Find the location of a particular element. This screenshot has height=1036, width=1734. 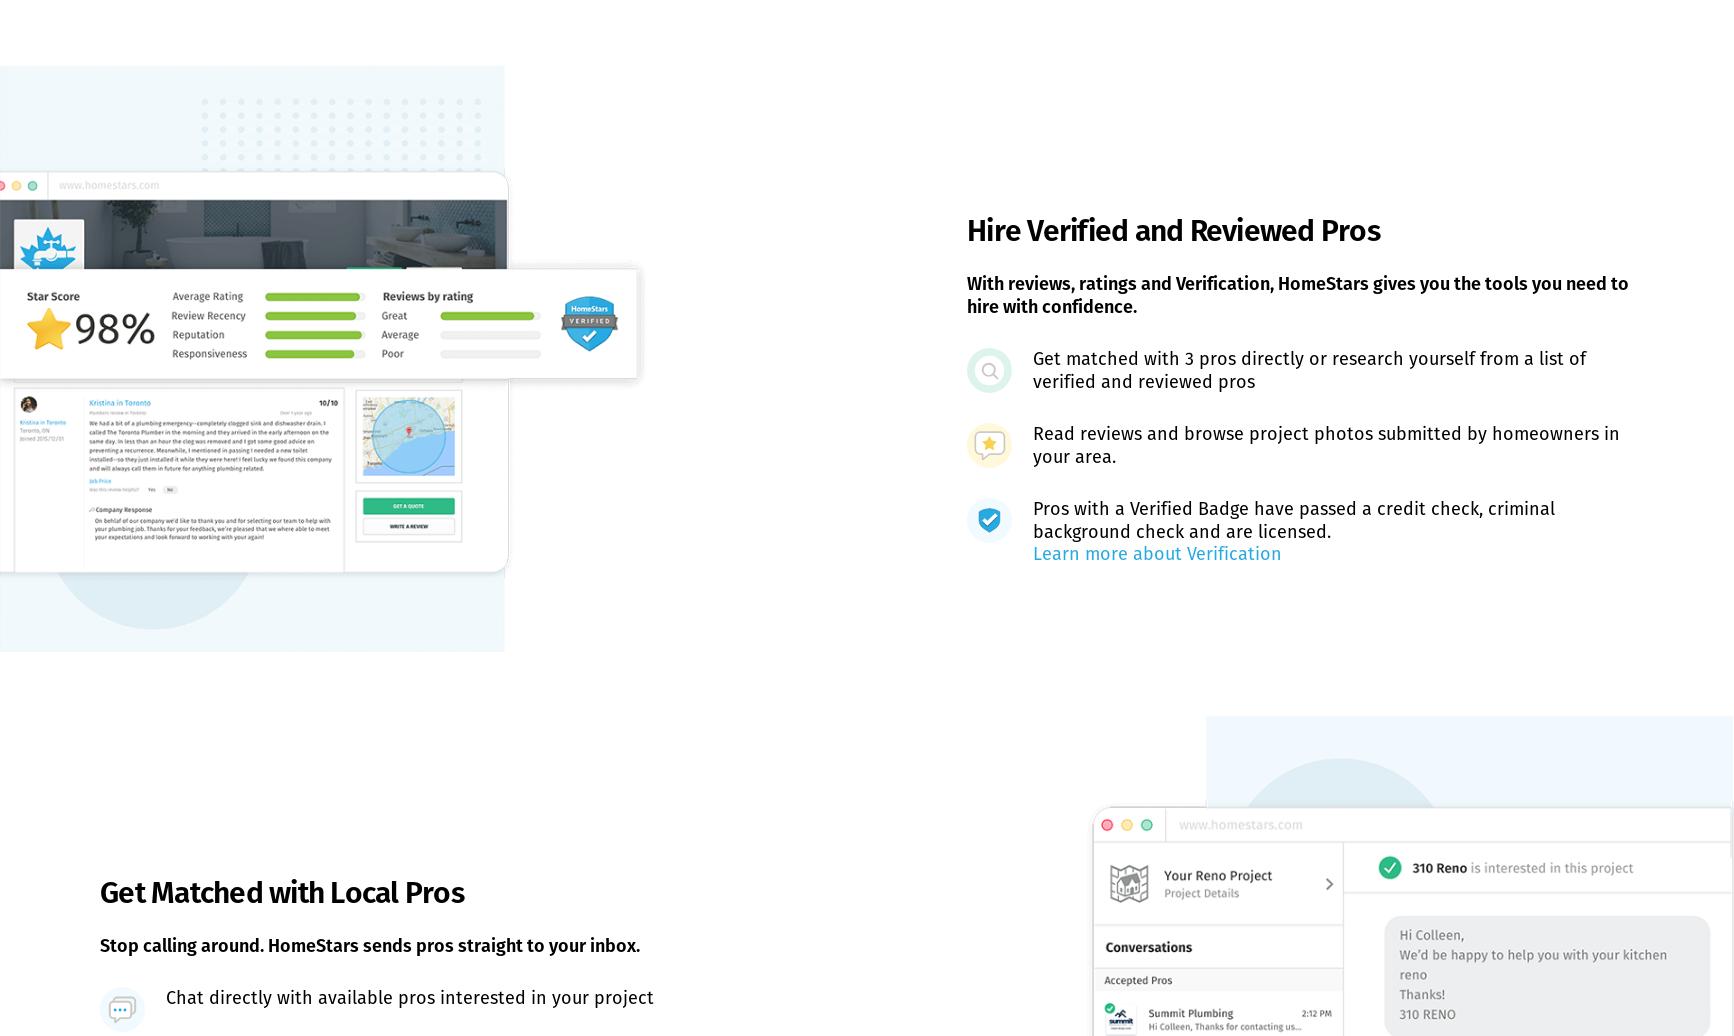

'Browse Categories' is located at coordinates (317, 686).